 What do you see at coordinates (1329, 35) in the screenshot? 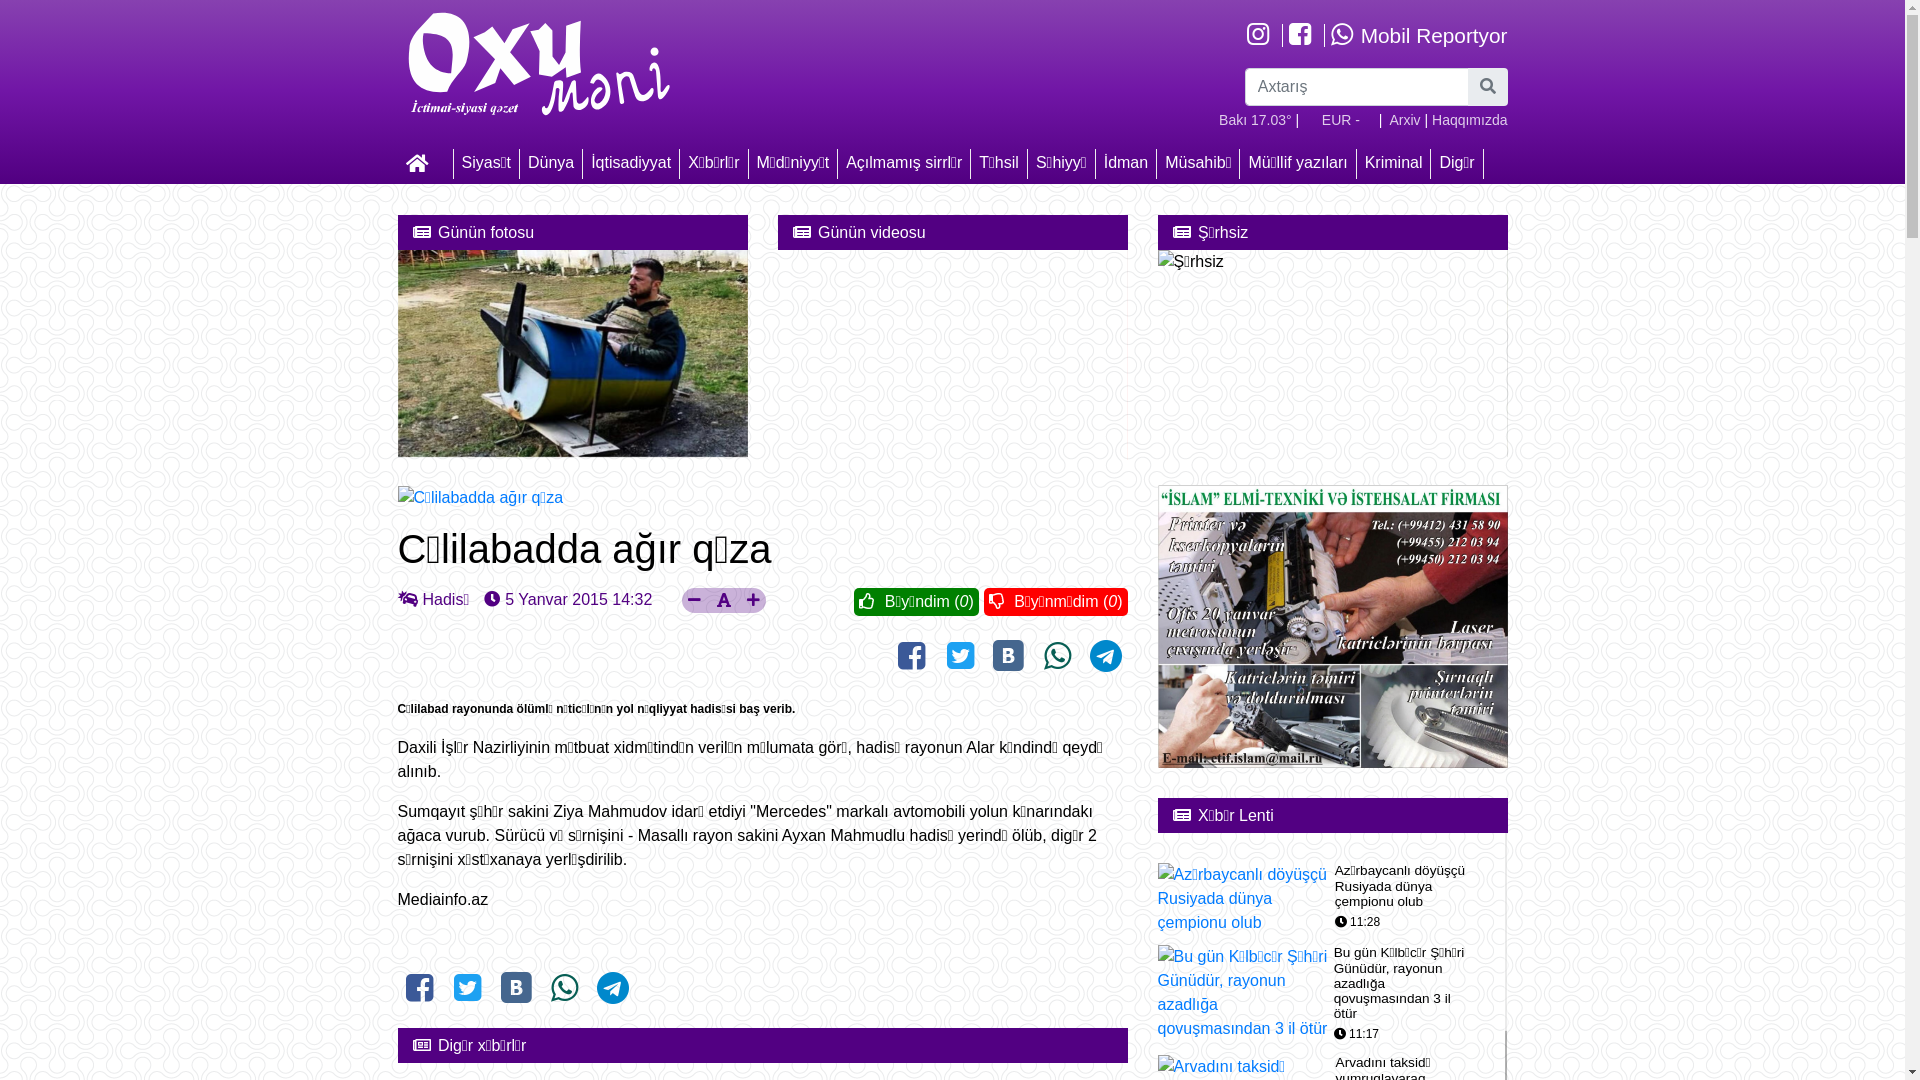
I see `'Mobil Reportyor'` at bounding box center [1329, 35].